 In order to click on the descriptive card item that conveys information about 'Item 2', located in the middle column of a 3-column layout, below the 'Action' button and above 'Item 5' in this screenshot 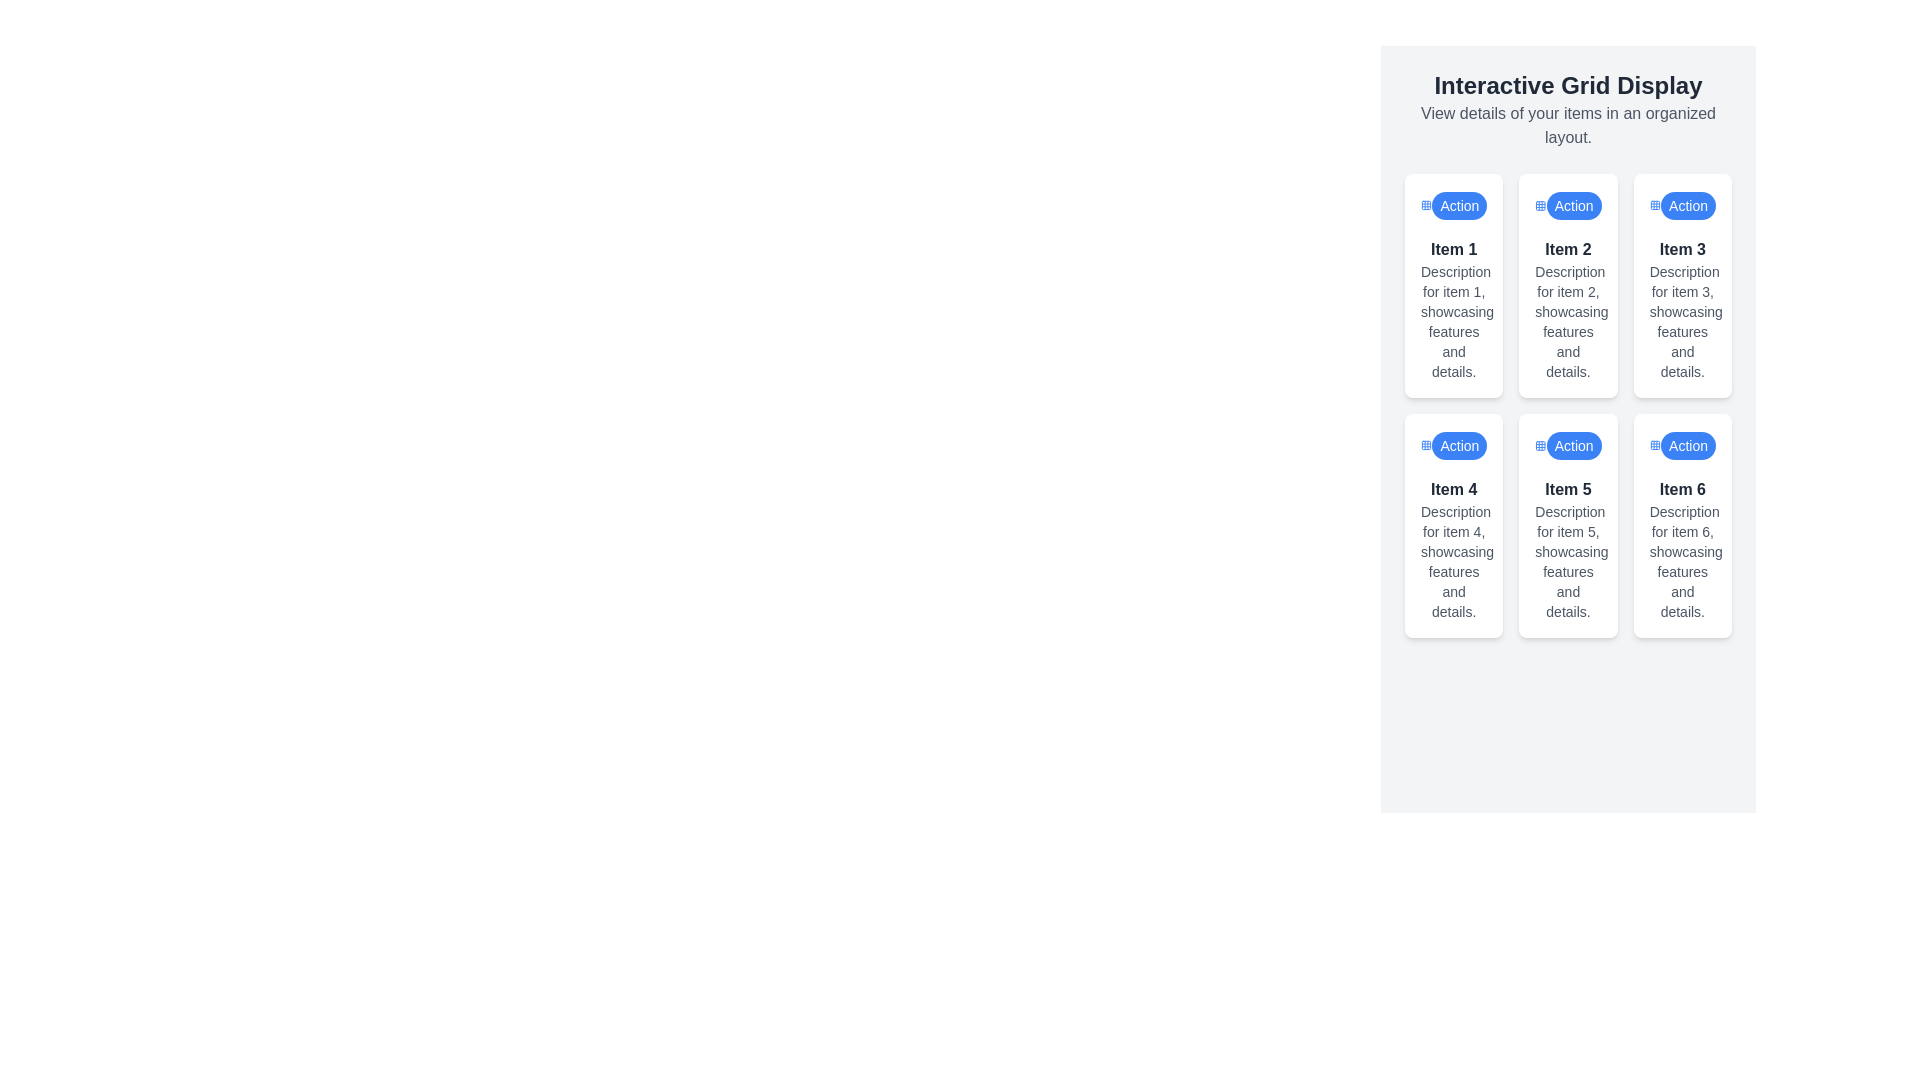, I will do `click(1567, 309)`.